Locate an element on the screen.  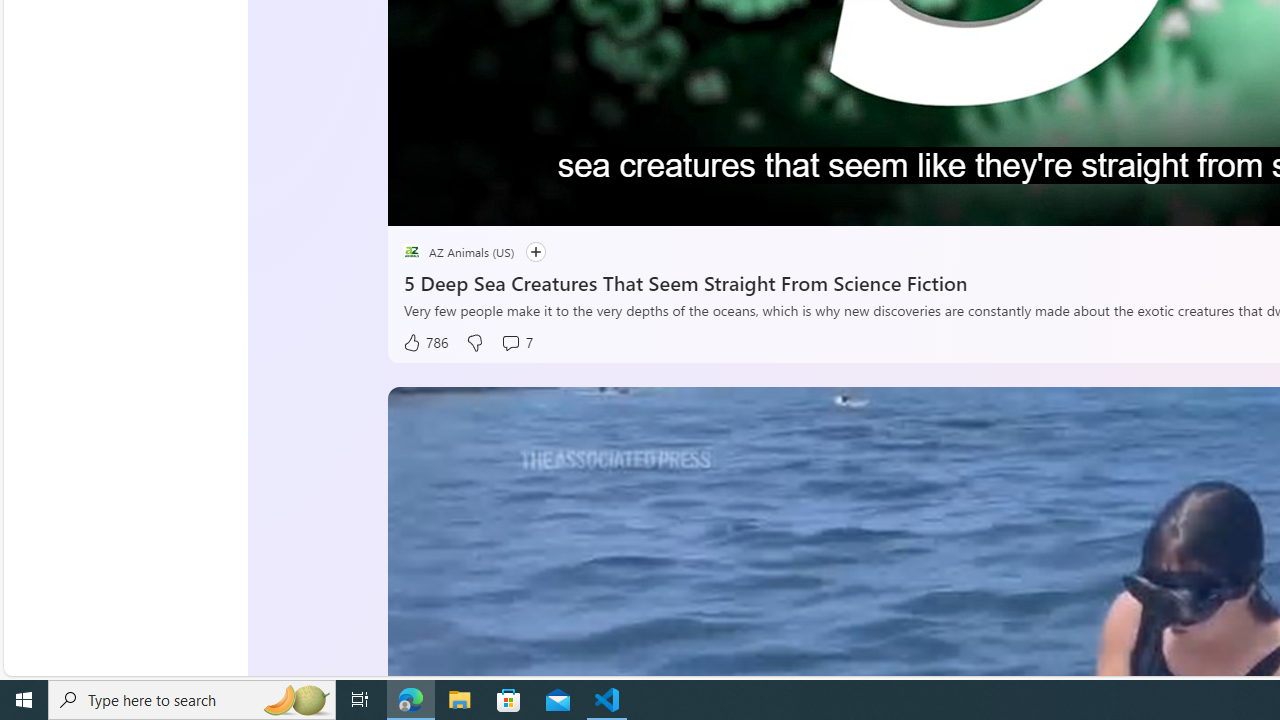
'View comments 7 Comment' is located at coordinates (516, 342).